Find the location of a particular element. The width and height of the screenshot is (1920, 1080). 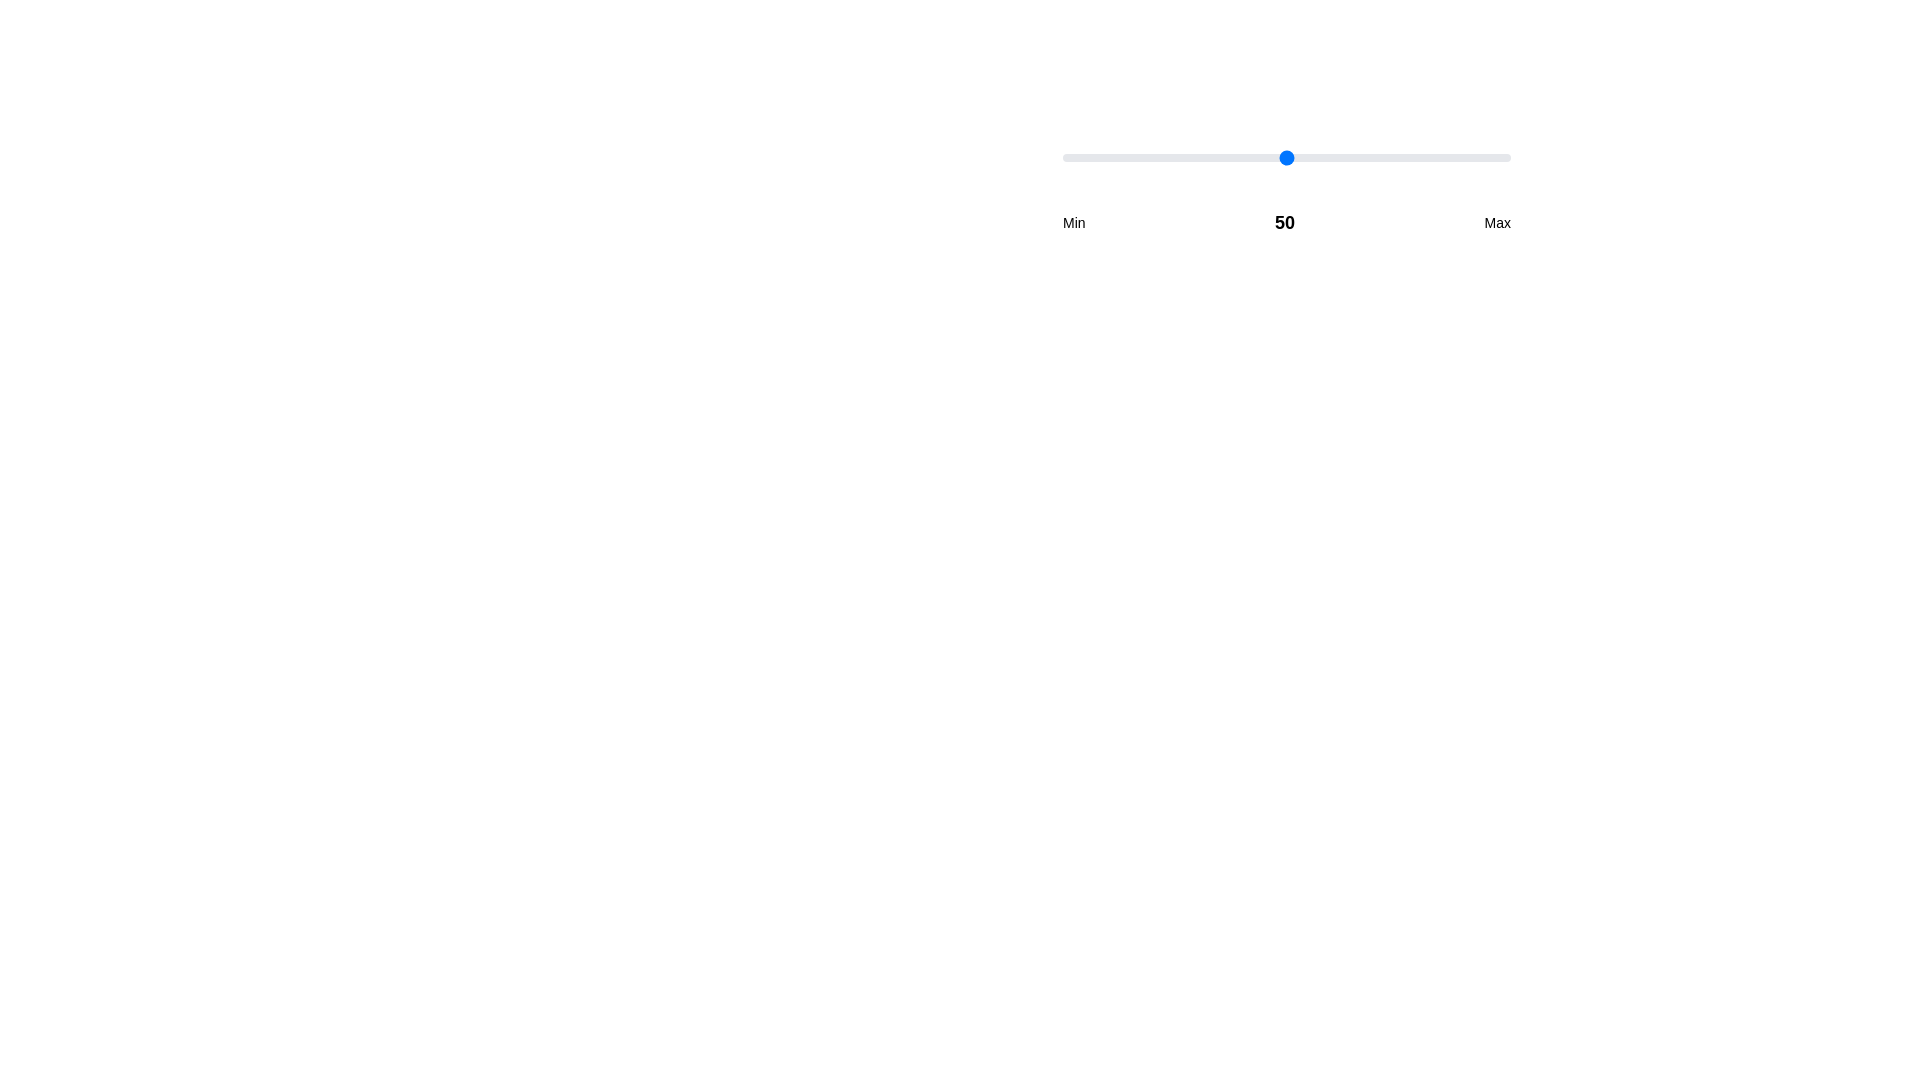

the slider is located at coordinates (1205, 157).